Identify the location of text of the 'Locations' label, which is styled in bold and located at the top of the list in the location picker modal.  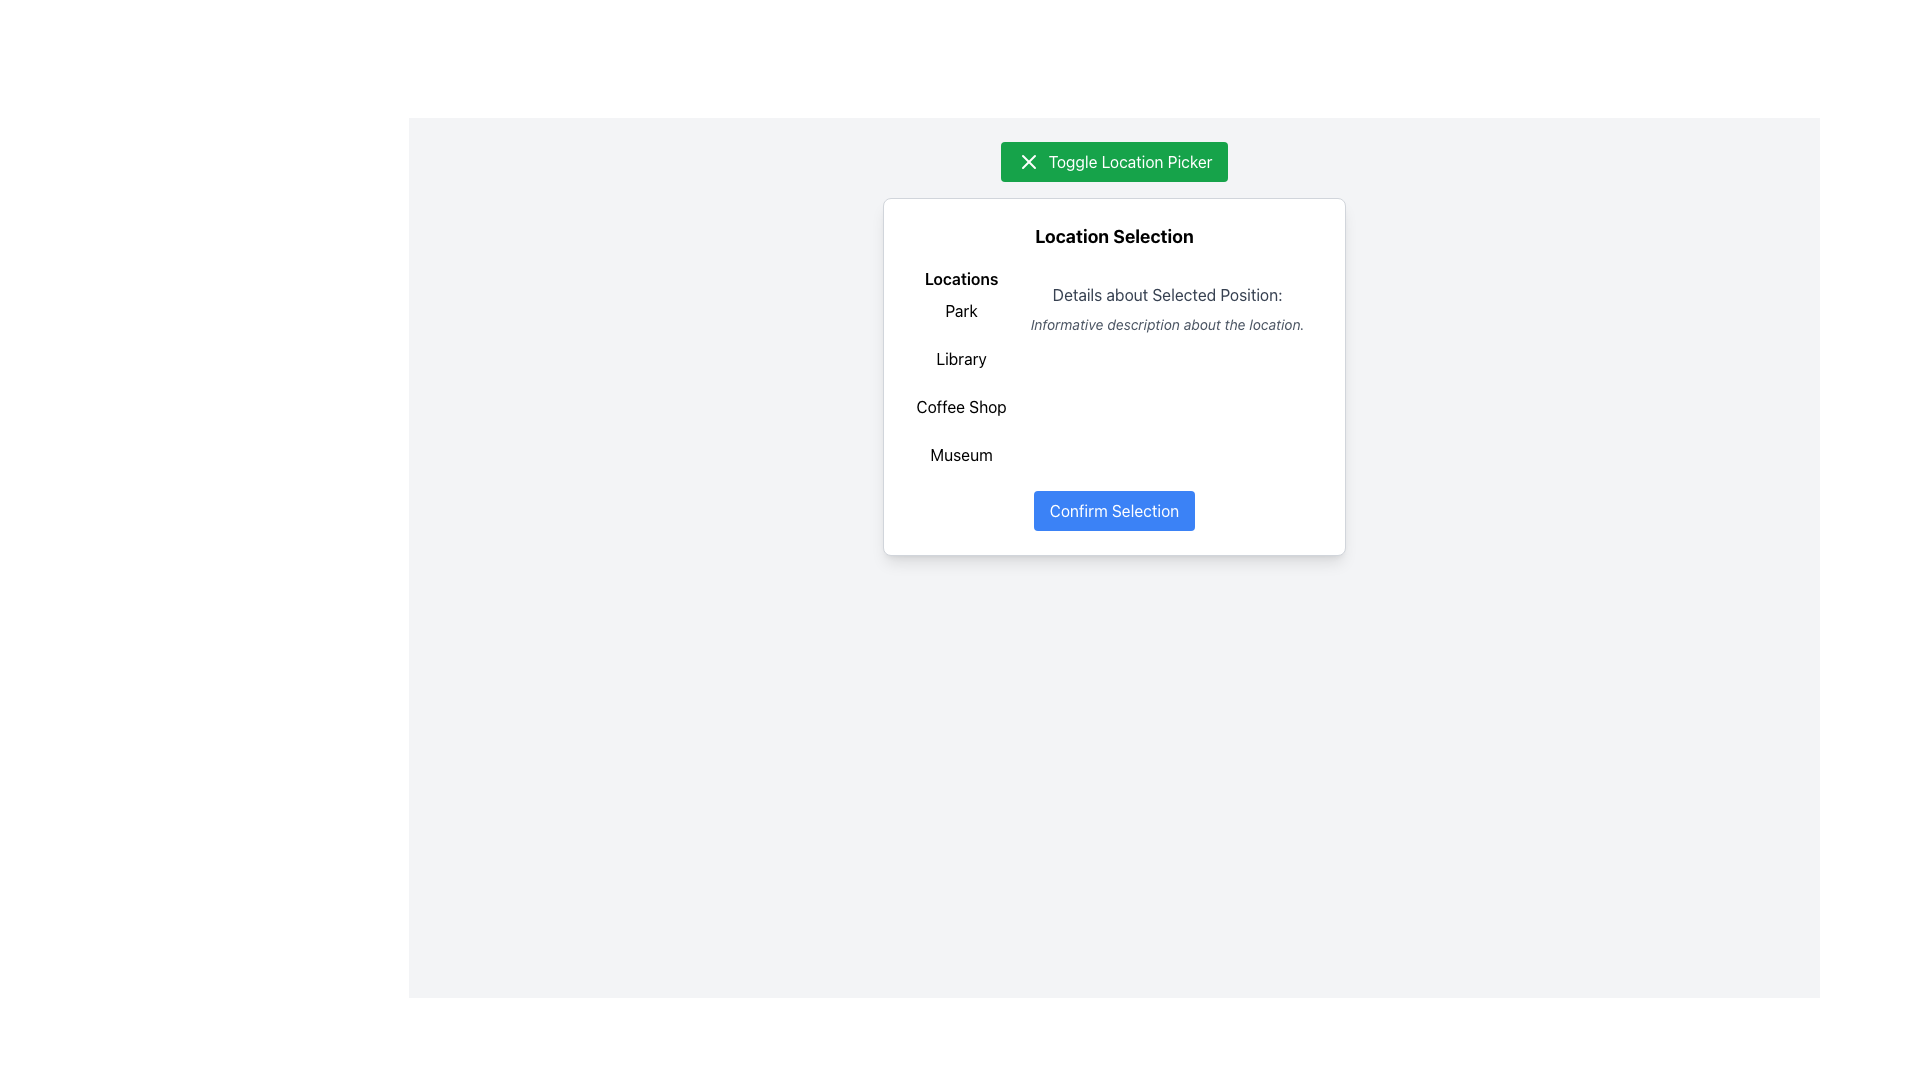
(961, 278).